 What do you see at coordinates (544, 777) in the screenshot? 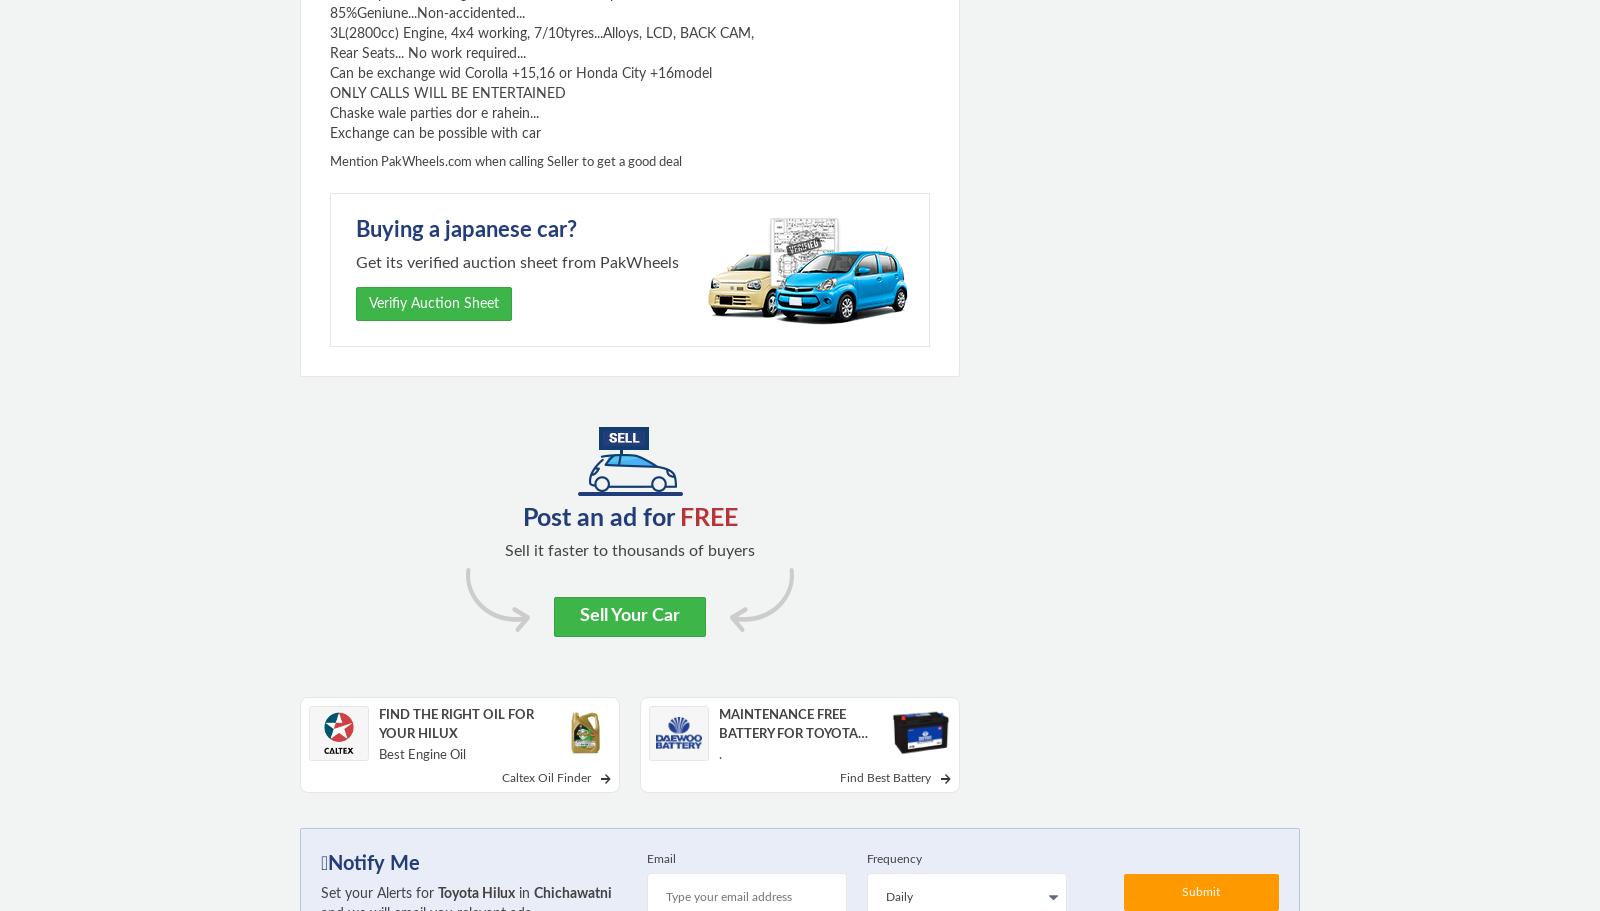
I see `'Caltex Oil Finder'` at bounding box center [544, 777].